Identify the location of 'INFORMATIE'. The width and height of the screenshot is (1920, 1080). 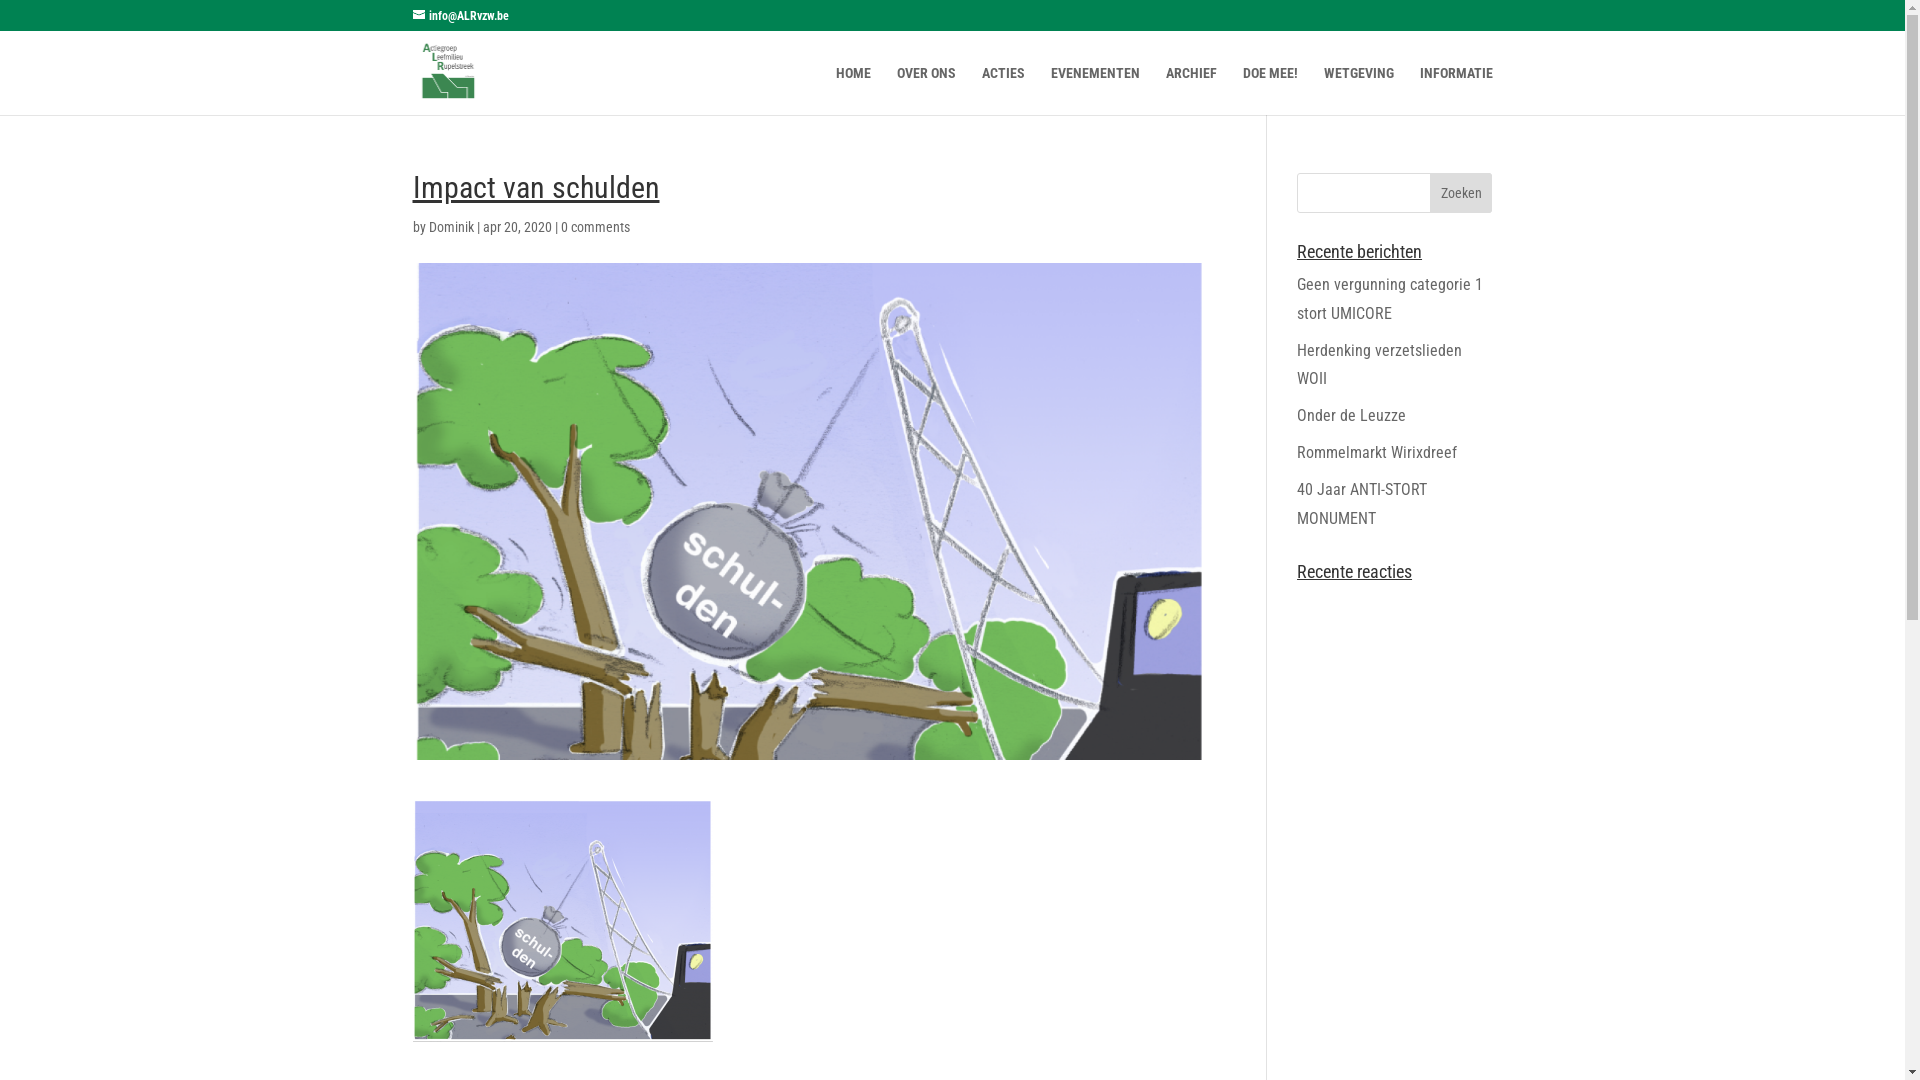
(1419, 90).